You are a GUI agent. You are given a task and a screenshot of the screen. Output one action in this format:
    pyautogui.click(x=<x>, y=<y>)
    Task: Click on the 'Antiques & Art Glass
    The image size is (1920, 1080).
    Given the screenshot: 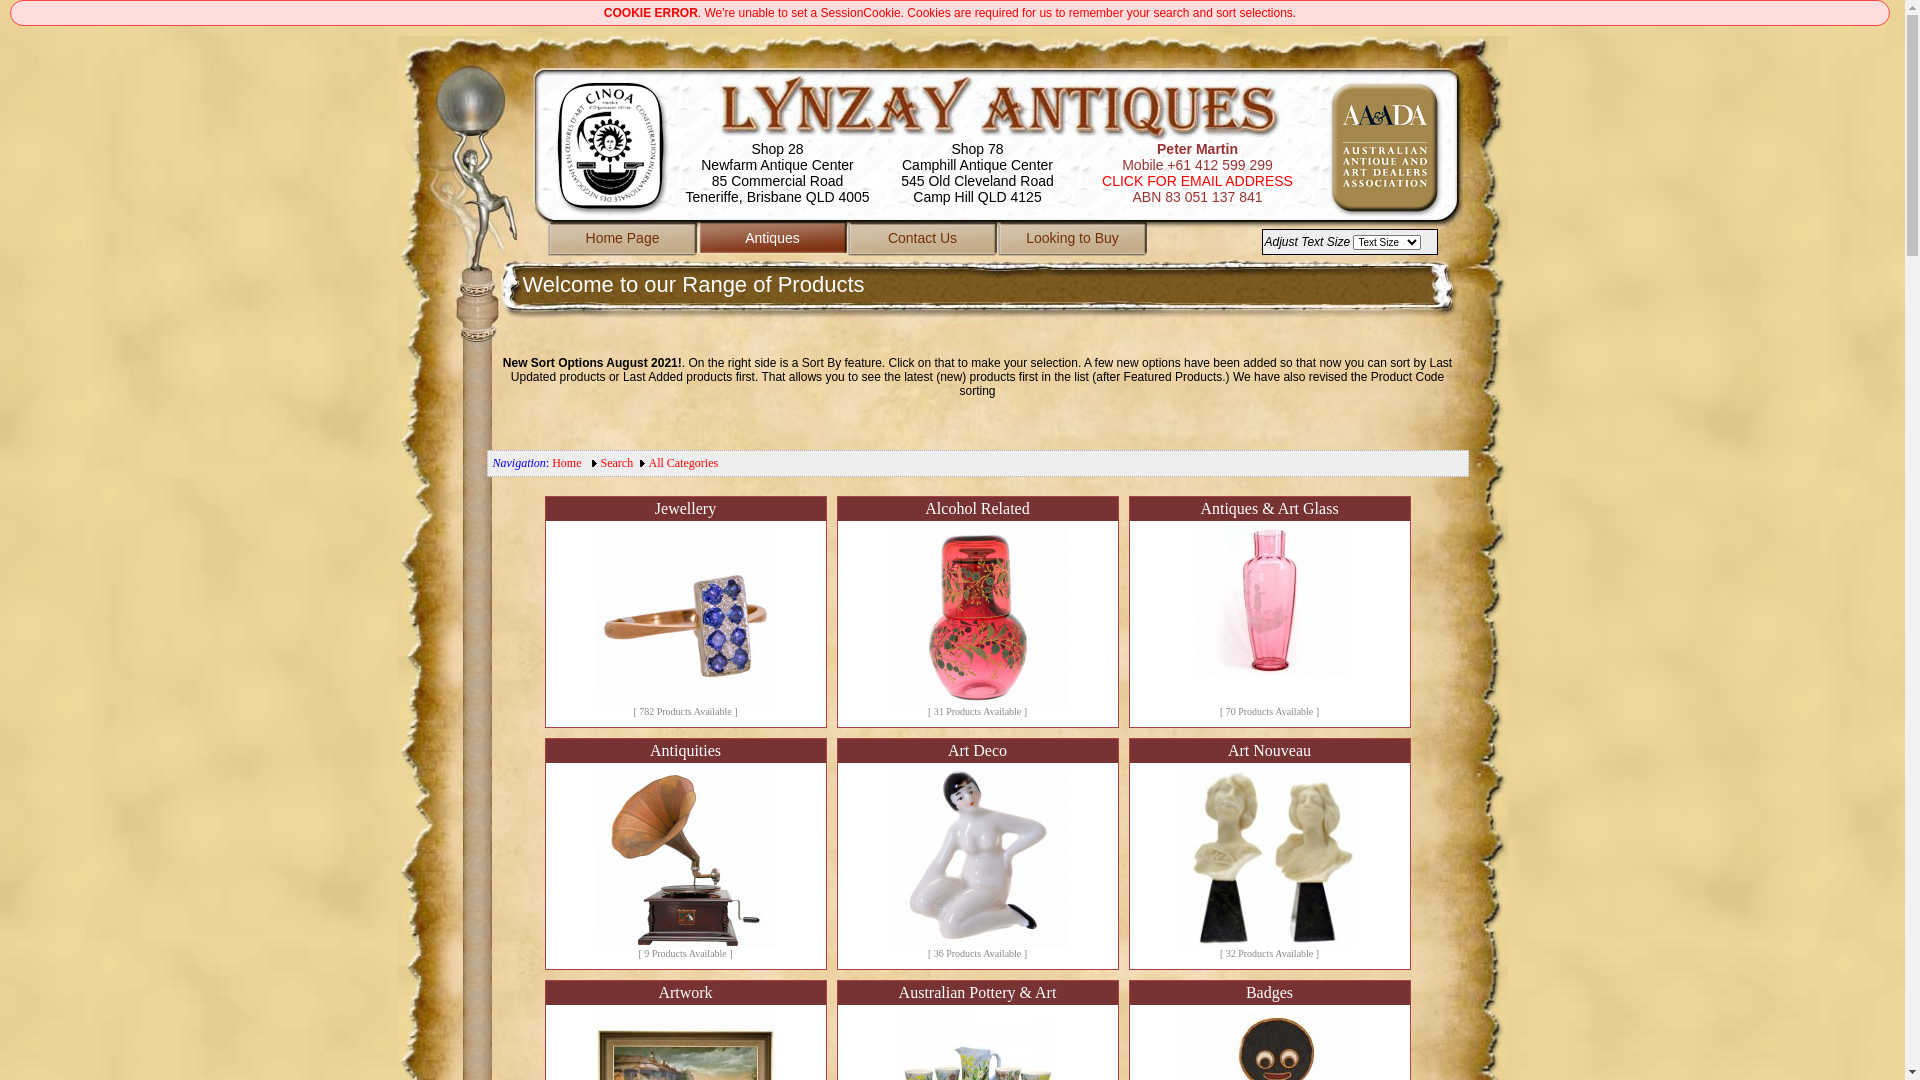 What is the action you would take?
    pyautogui.click(x=1267, y=611)
    